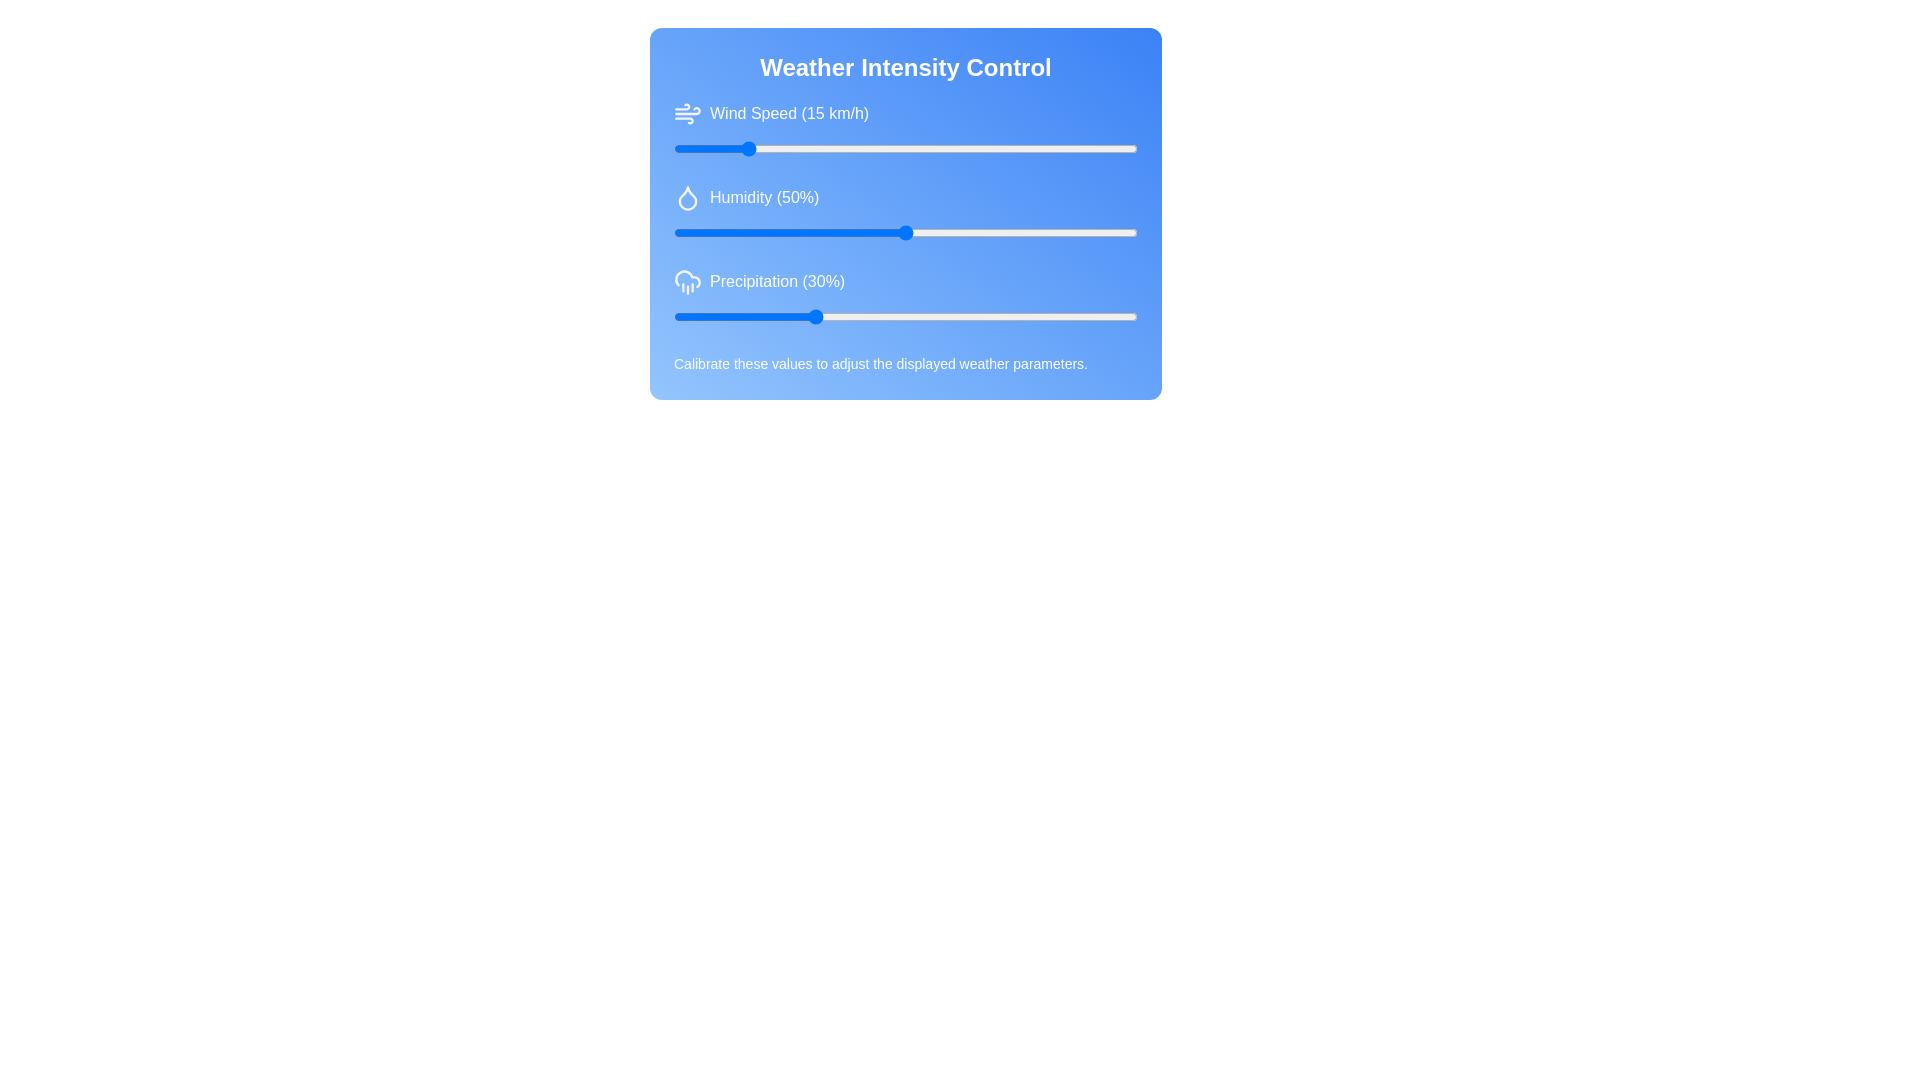 The width and height of the screenshot is (1920, 1080). I want to click on the Wind Speed slider control, which features a label 'Wind Speed (15 km/h)' and a wind icon, located below the 'Weather Intensity Control' header, so click(905, 130).